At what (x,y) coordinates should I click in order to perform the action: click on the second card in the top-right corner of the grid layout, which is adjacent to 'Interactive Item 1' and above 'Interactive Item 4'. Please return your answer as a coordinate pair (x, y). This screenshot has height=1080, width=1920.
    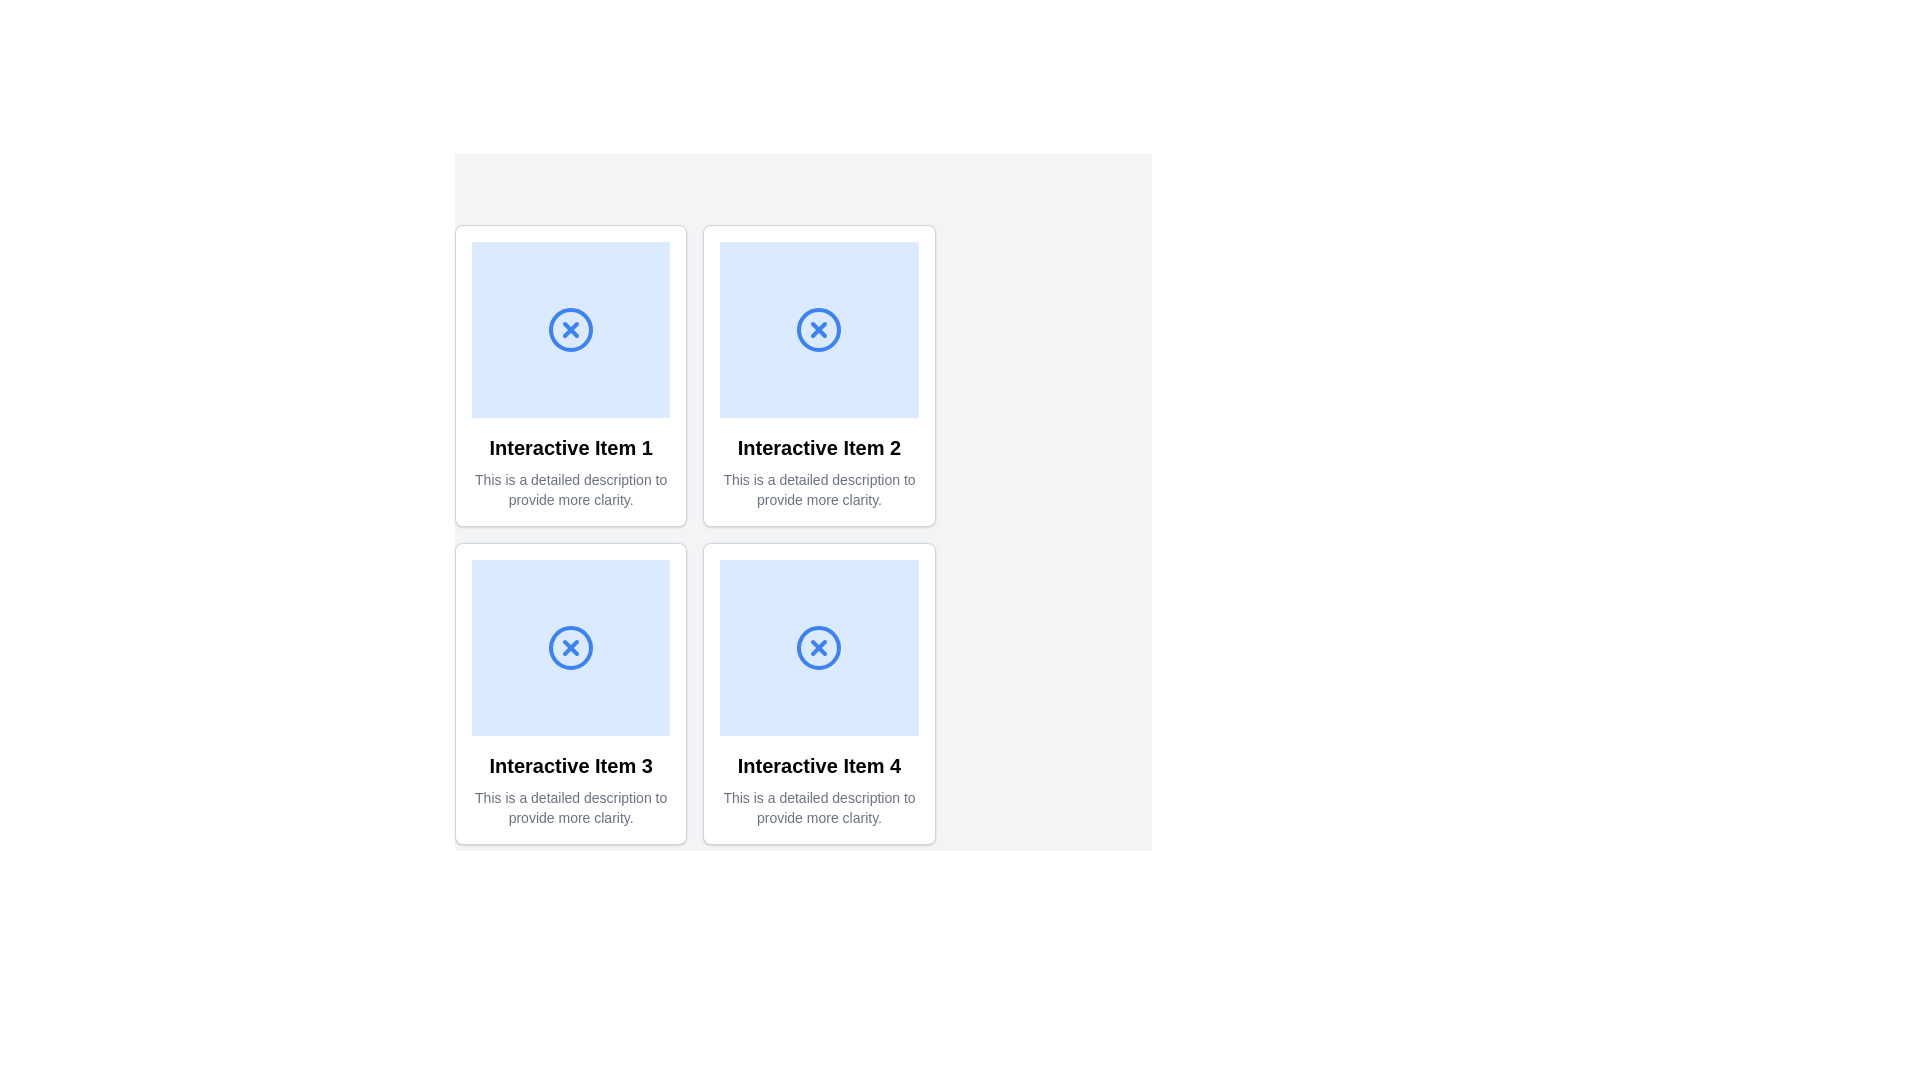
    Looking at the image, I should click on (819, 375).